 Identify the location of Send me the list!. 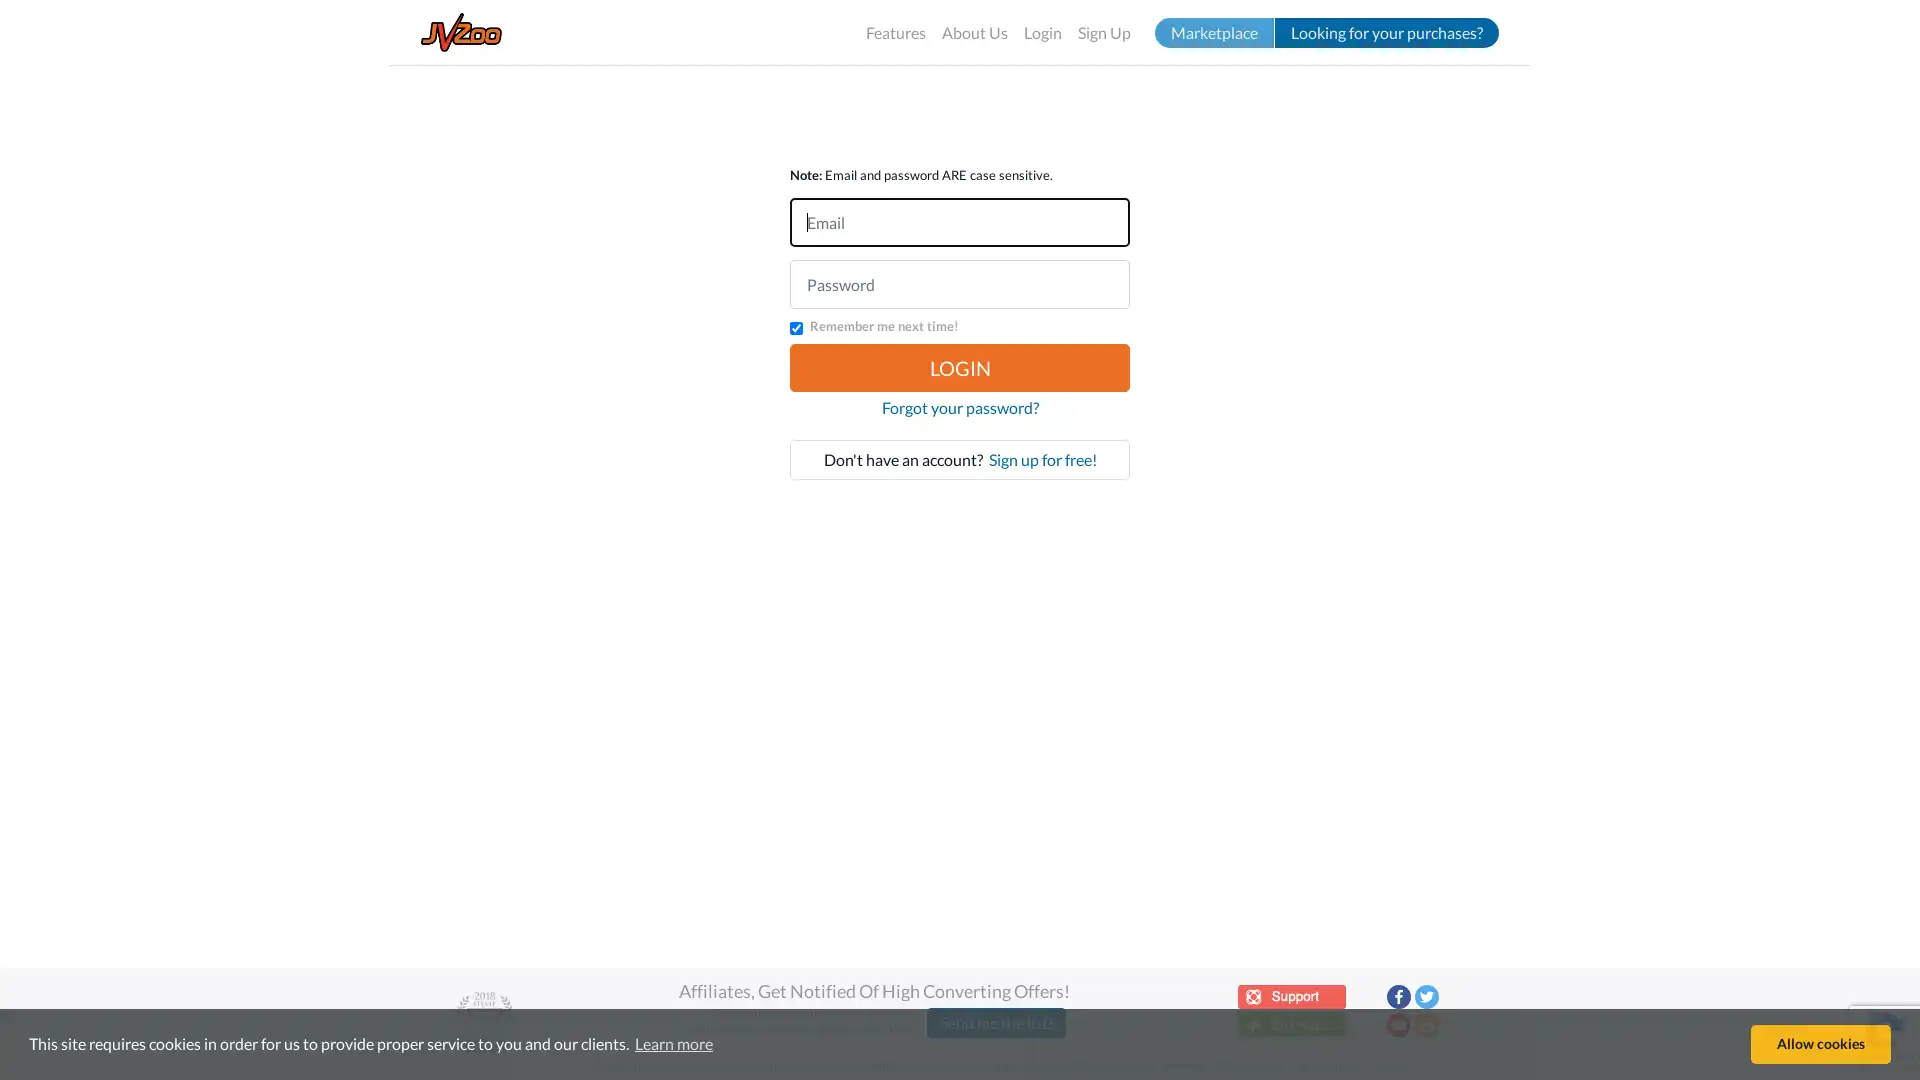
(996, 1022).